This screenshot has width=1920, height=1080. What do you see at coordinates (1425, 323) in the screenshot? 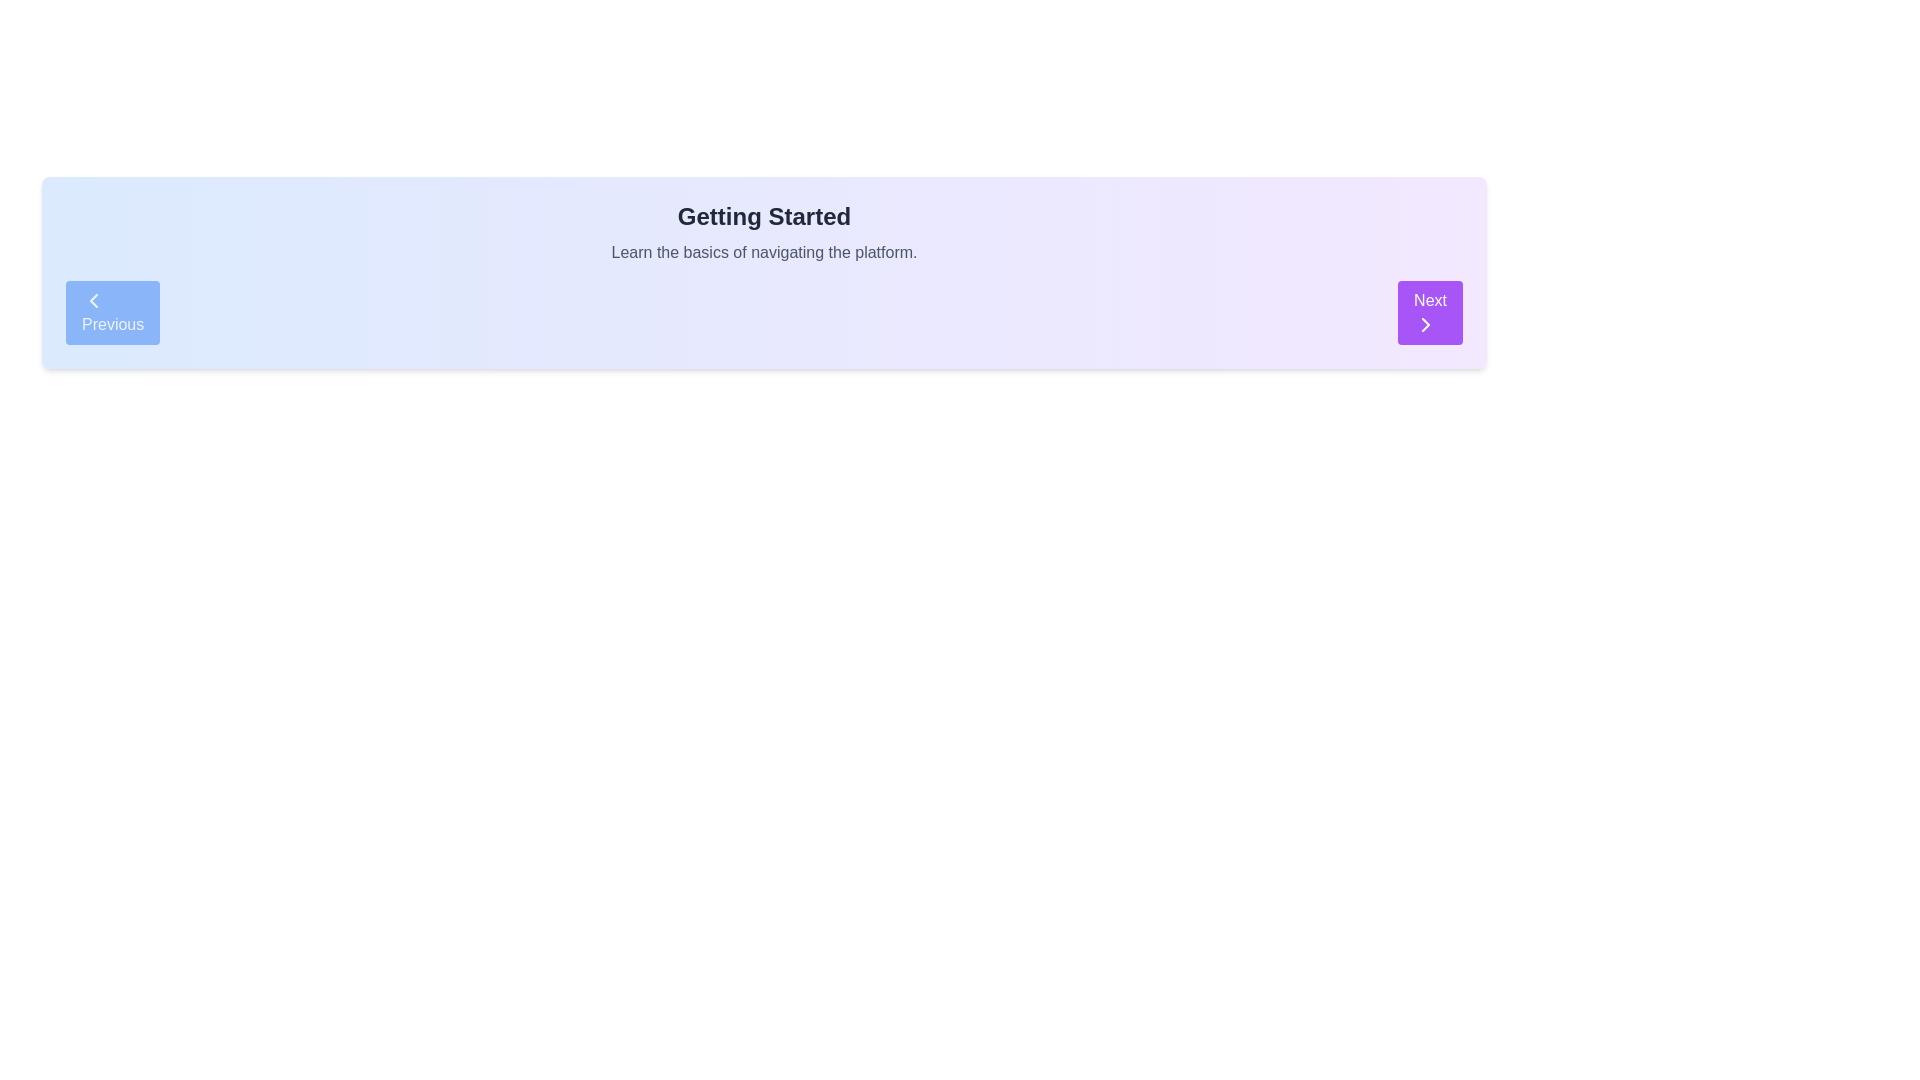
I see `the forward navigation icon located within the 'Next' button on the right side of the interface` at bounding box center [1425, 323].